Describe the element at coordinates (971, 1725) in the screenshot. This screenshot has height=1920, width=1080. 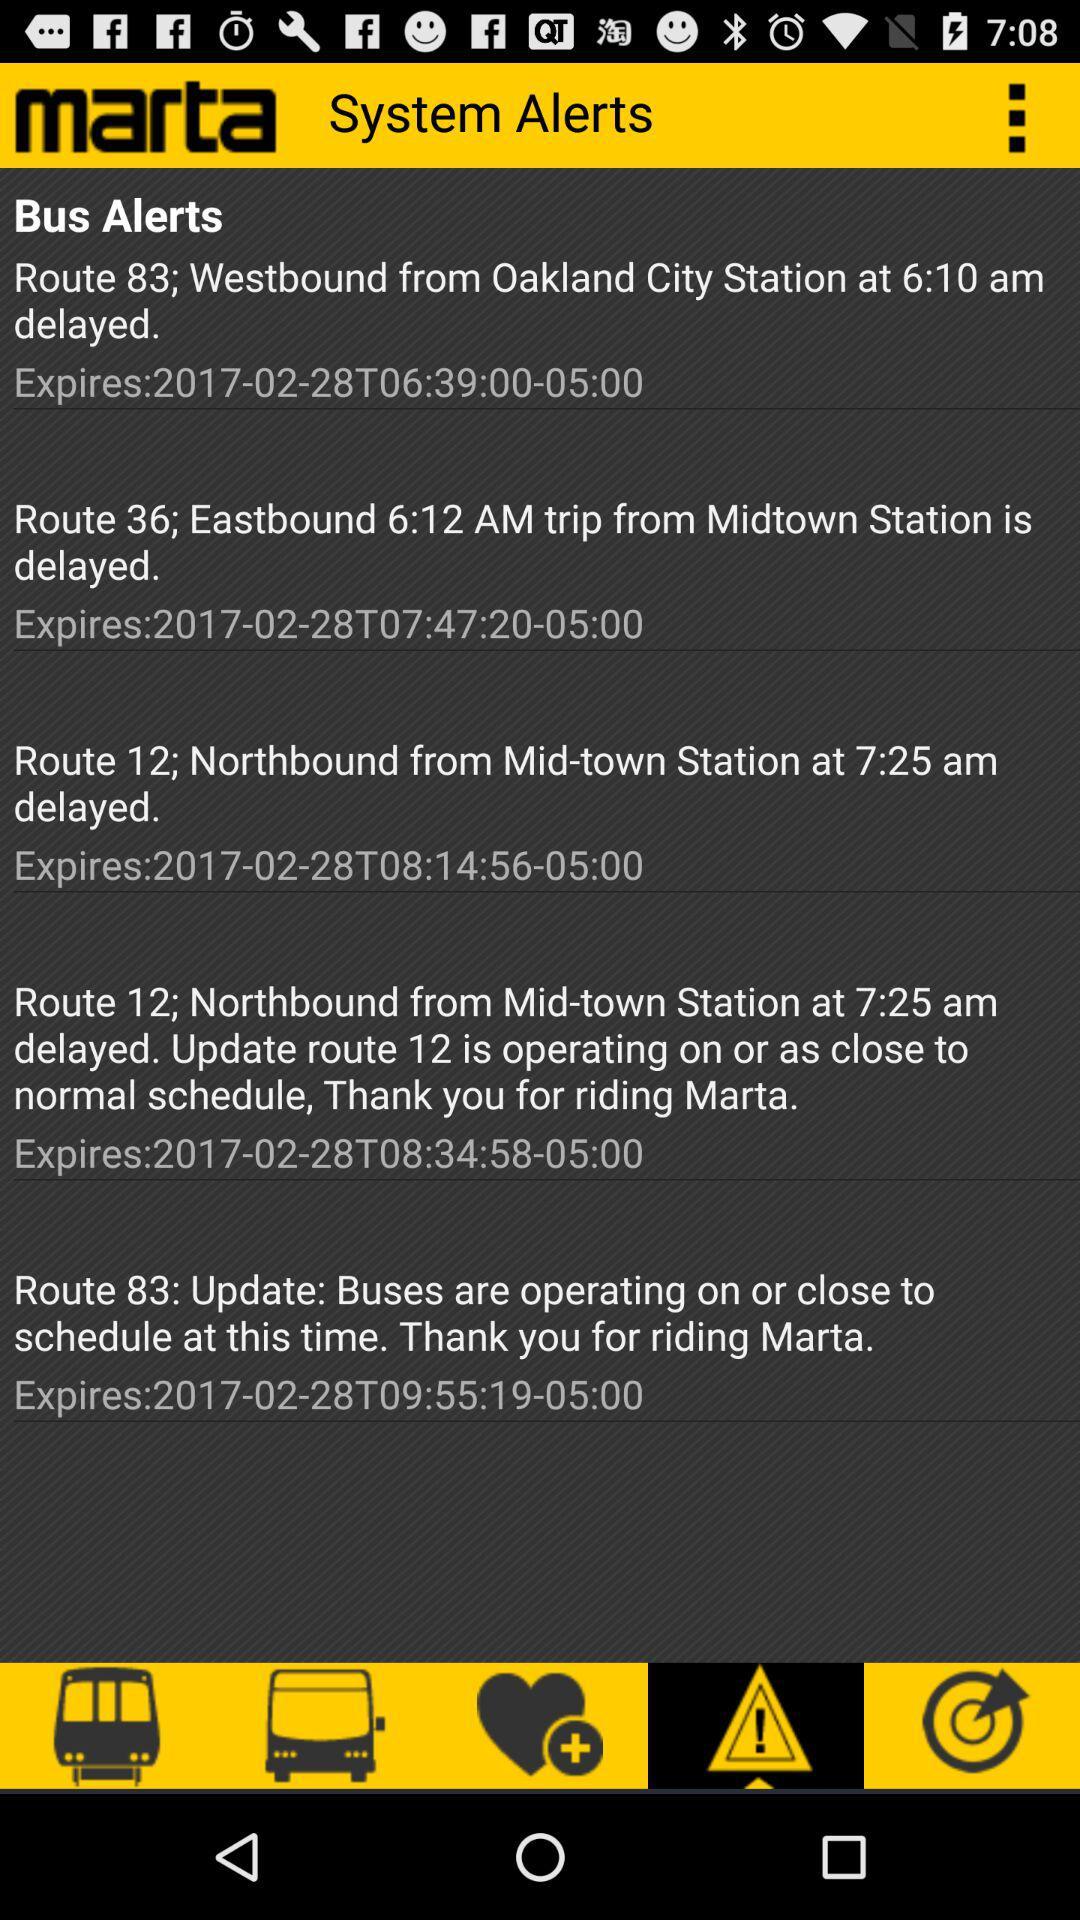
I see `the icon bottom of right corner` at that location.